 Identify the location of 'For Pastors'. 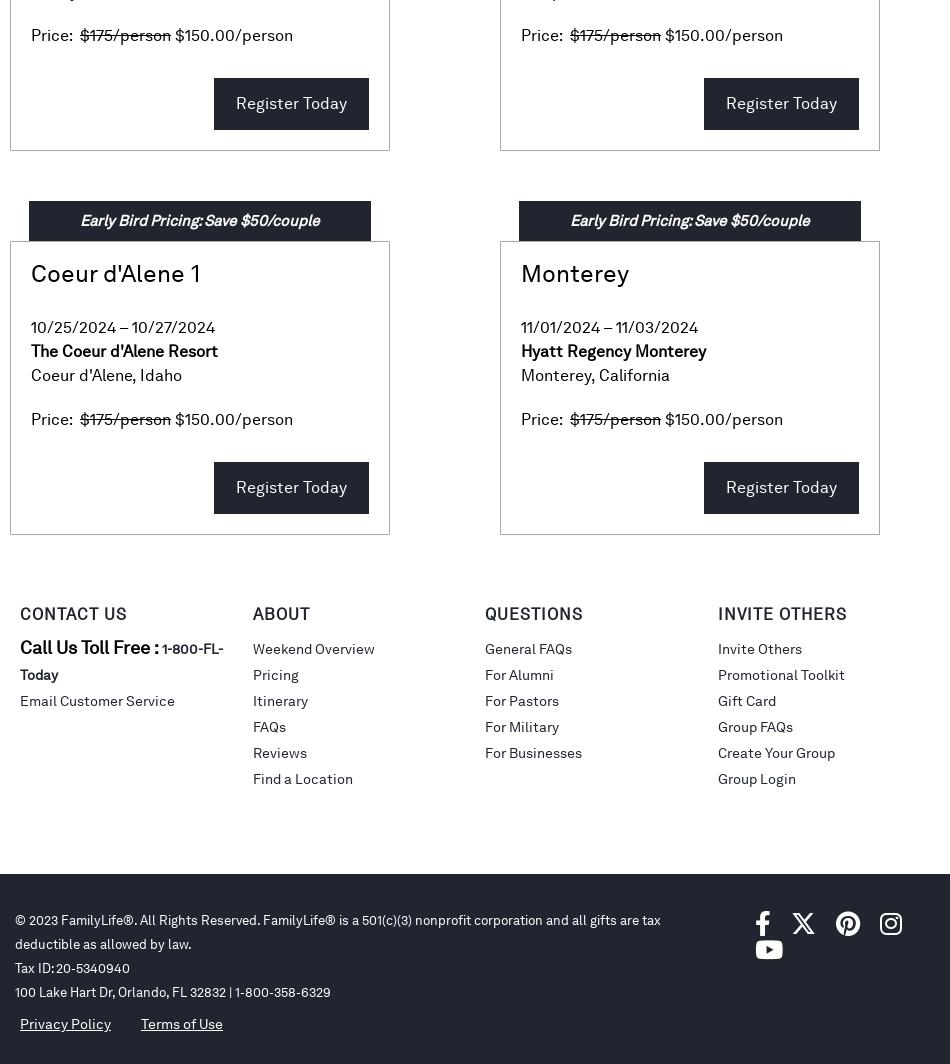
(522, 701).